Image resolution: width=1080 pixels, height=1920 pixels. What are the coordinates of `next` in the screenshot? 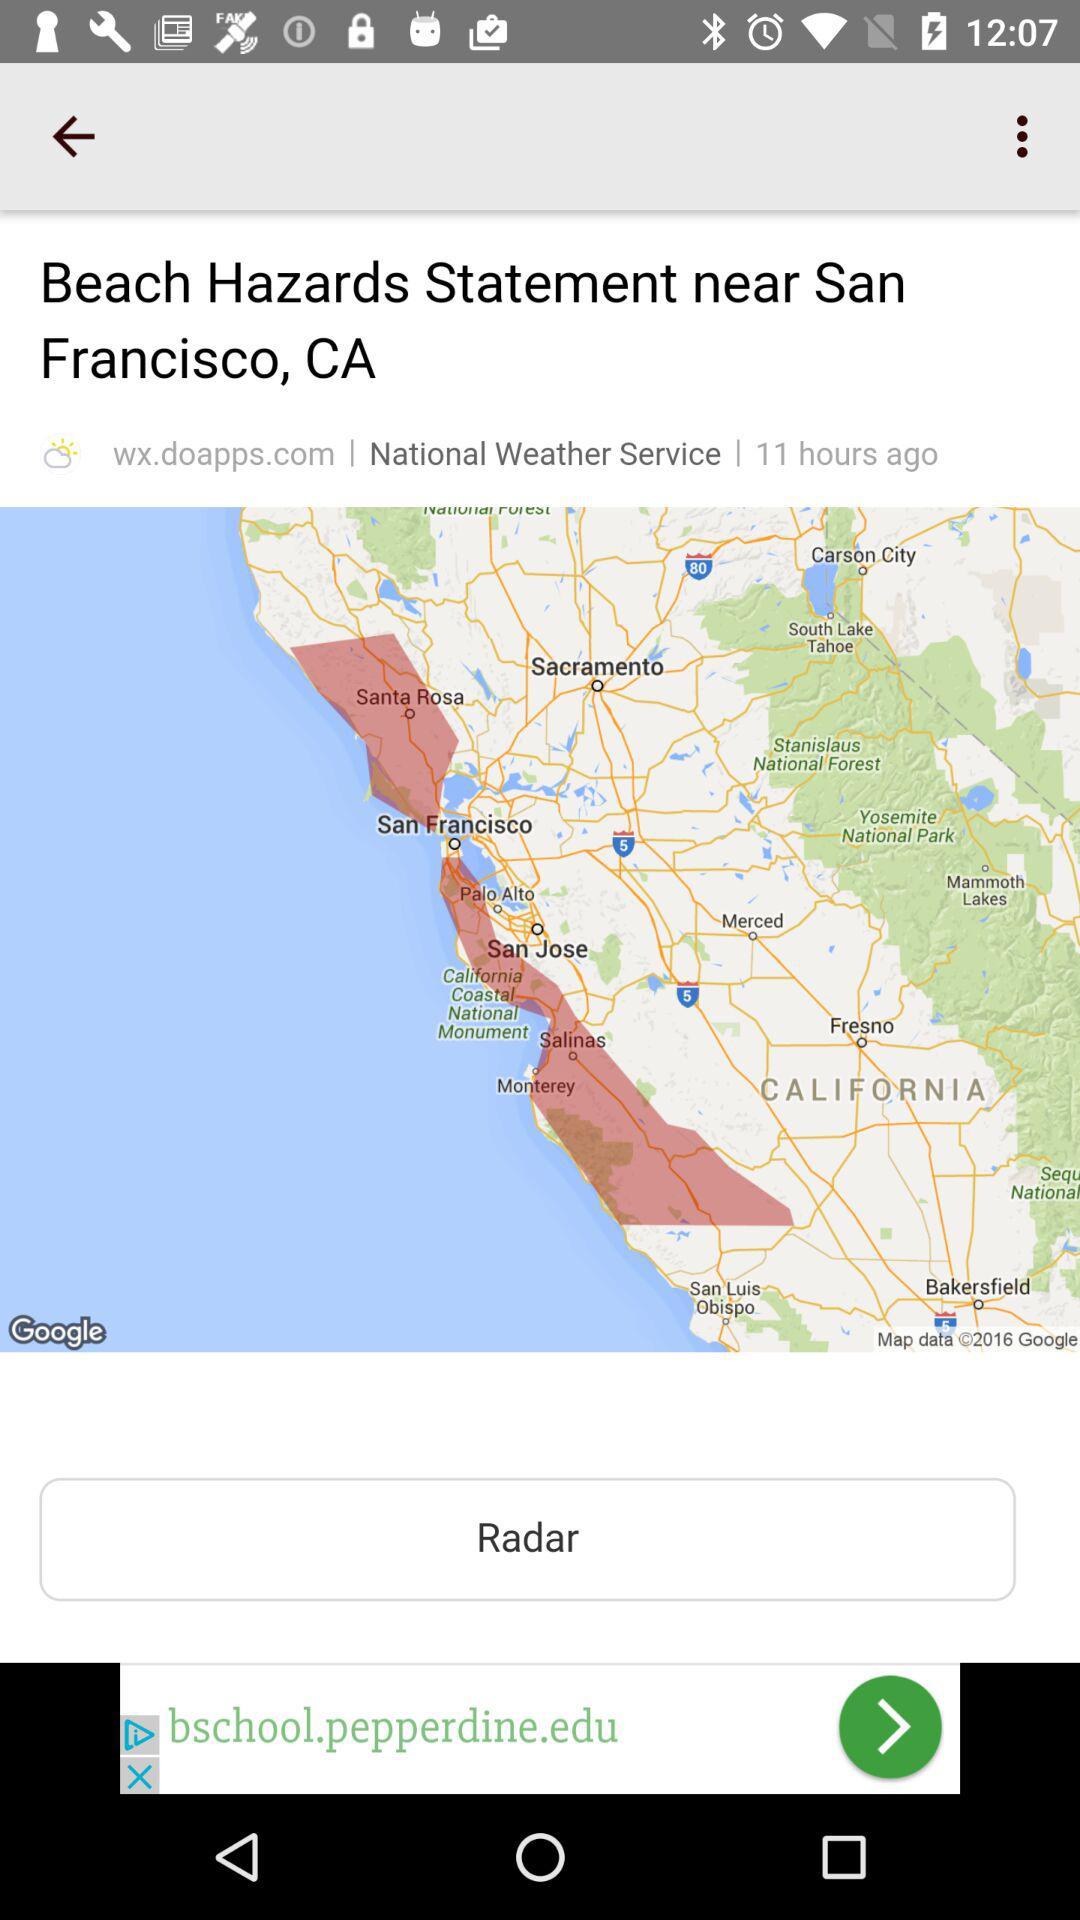 It's located at (540, 1727).